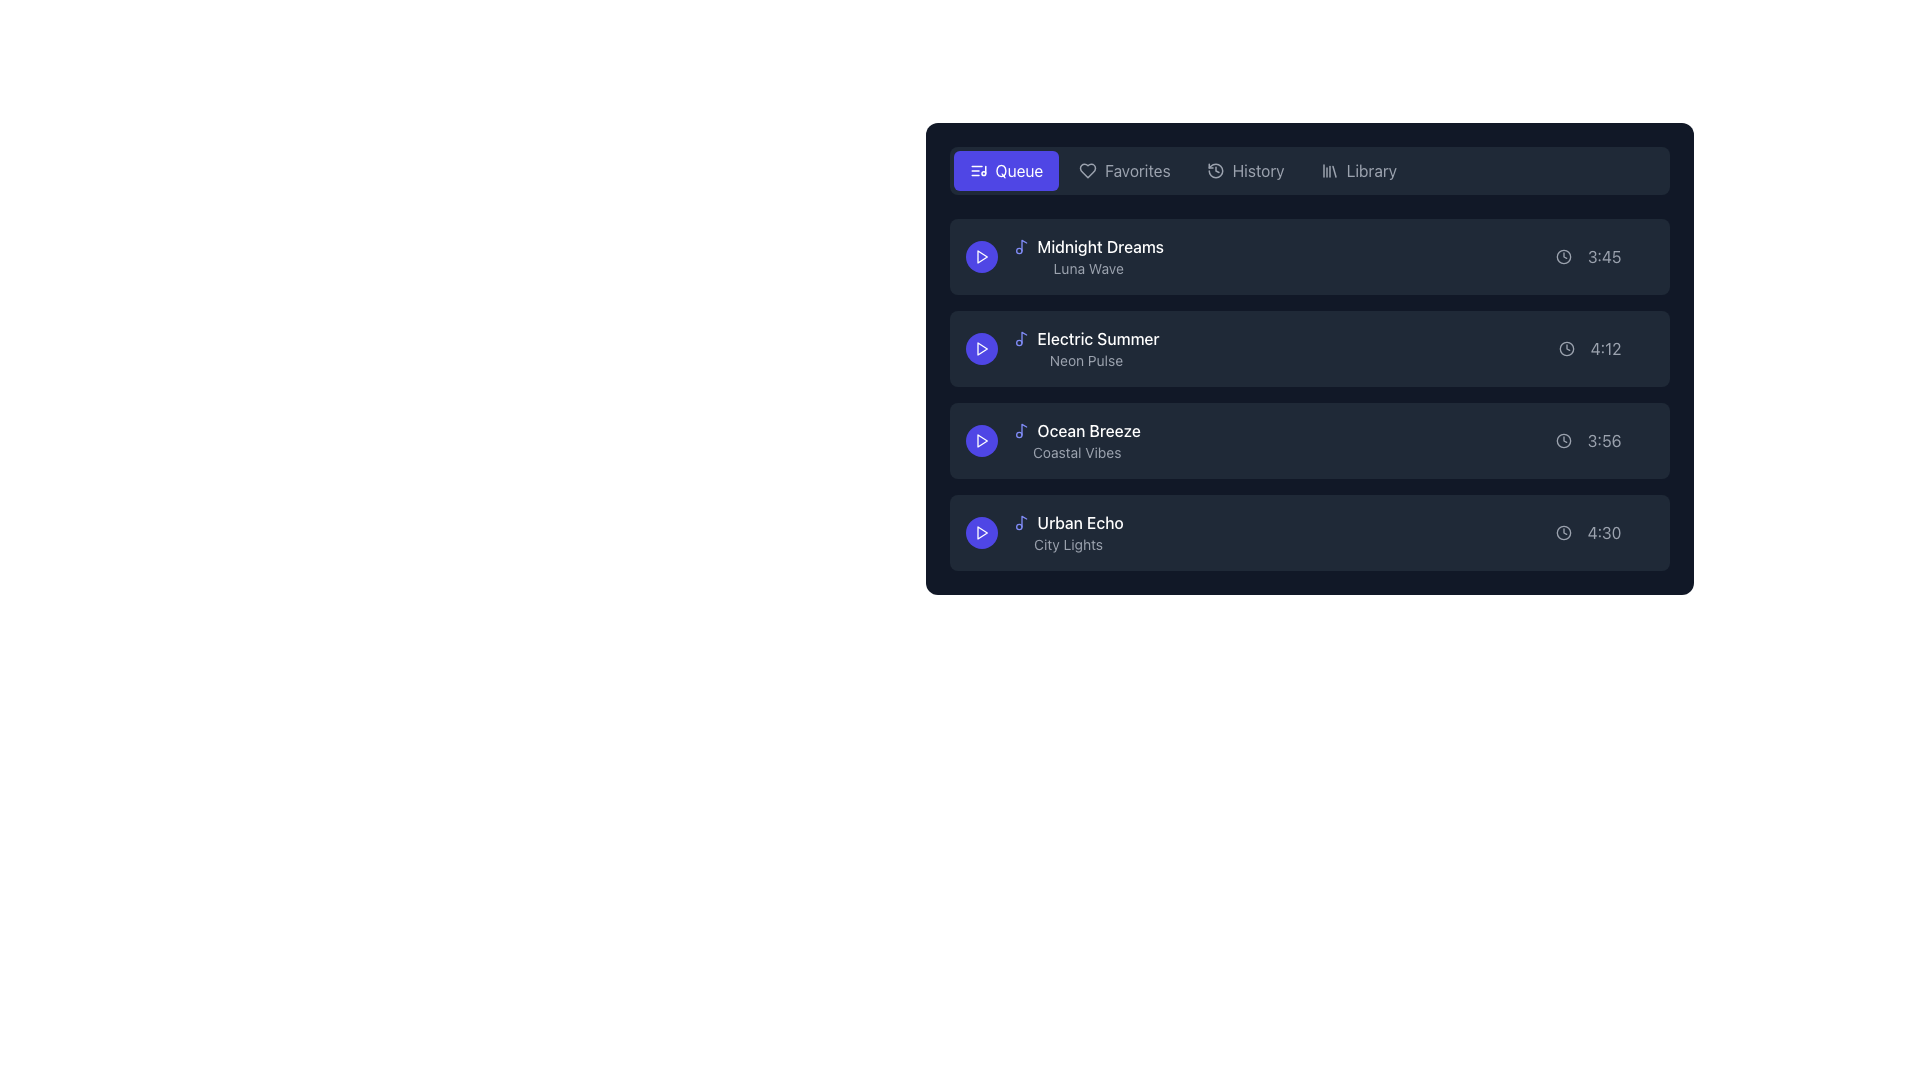  Describe the element at coordinates (1257, 169) in the screenshot. I see `the 'History' text label in the navigation bar, which indicates the section related to history logs and is positioned third from the left` at that location.